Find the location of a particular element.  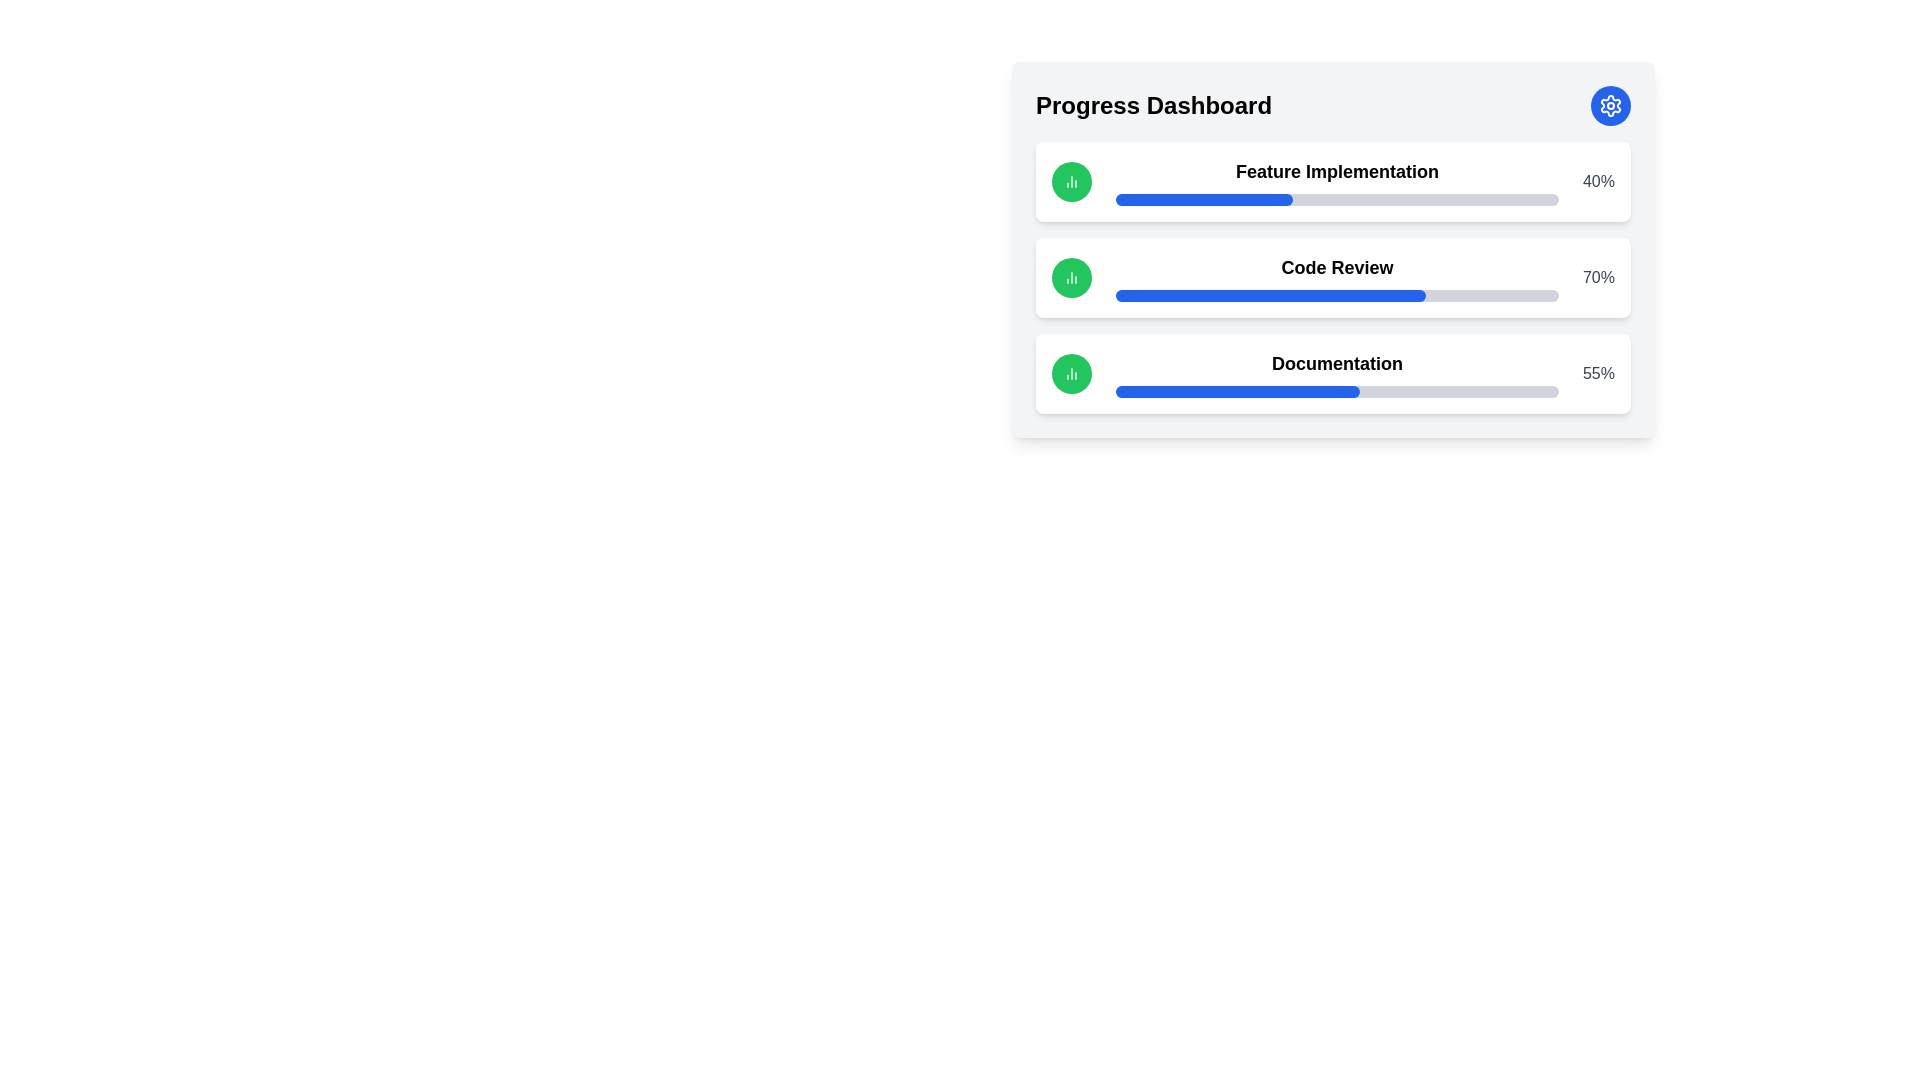

the 'Code Review' icon, which is represented by a distinctive icon within a green circular background located to the left side of the 'Code Review' progress bar in the dashboard is located at coordinates (1070, 277).